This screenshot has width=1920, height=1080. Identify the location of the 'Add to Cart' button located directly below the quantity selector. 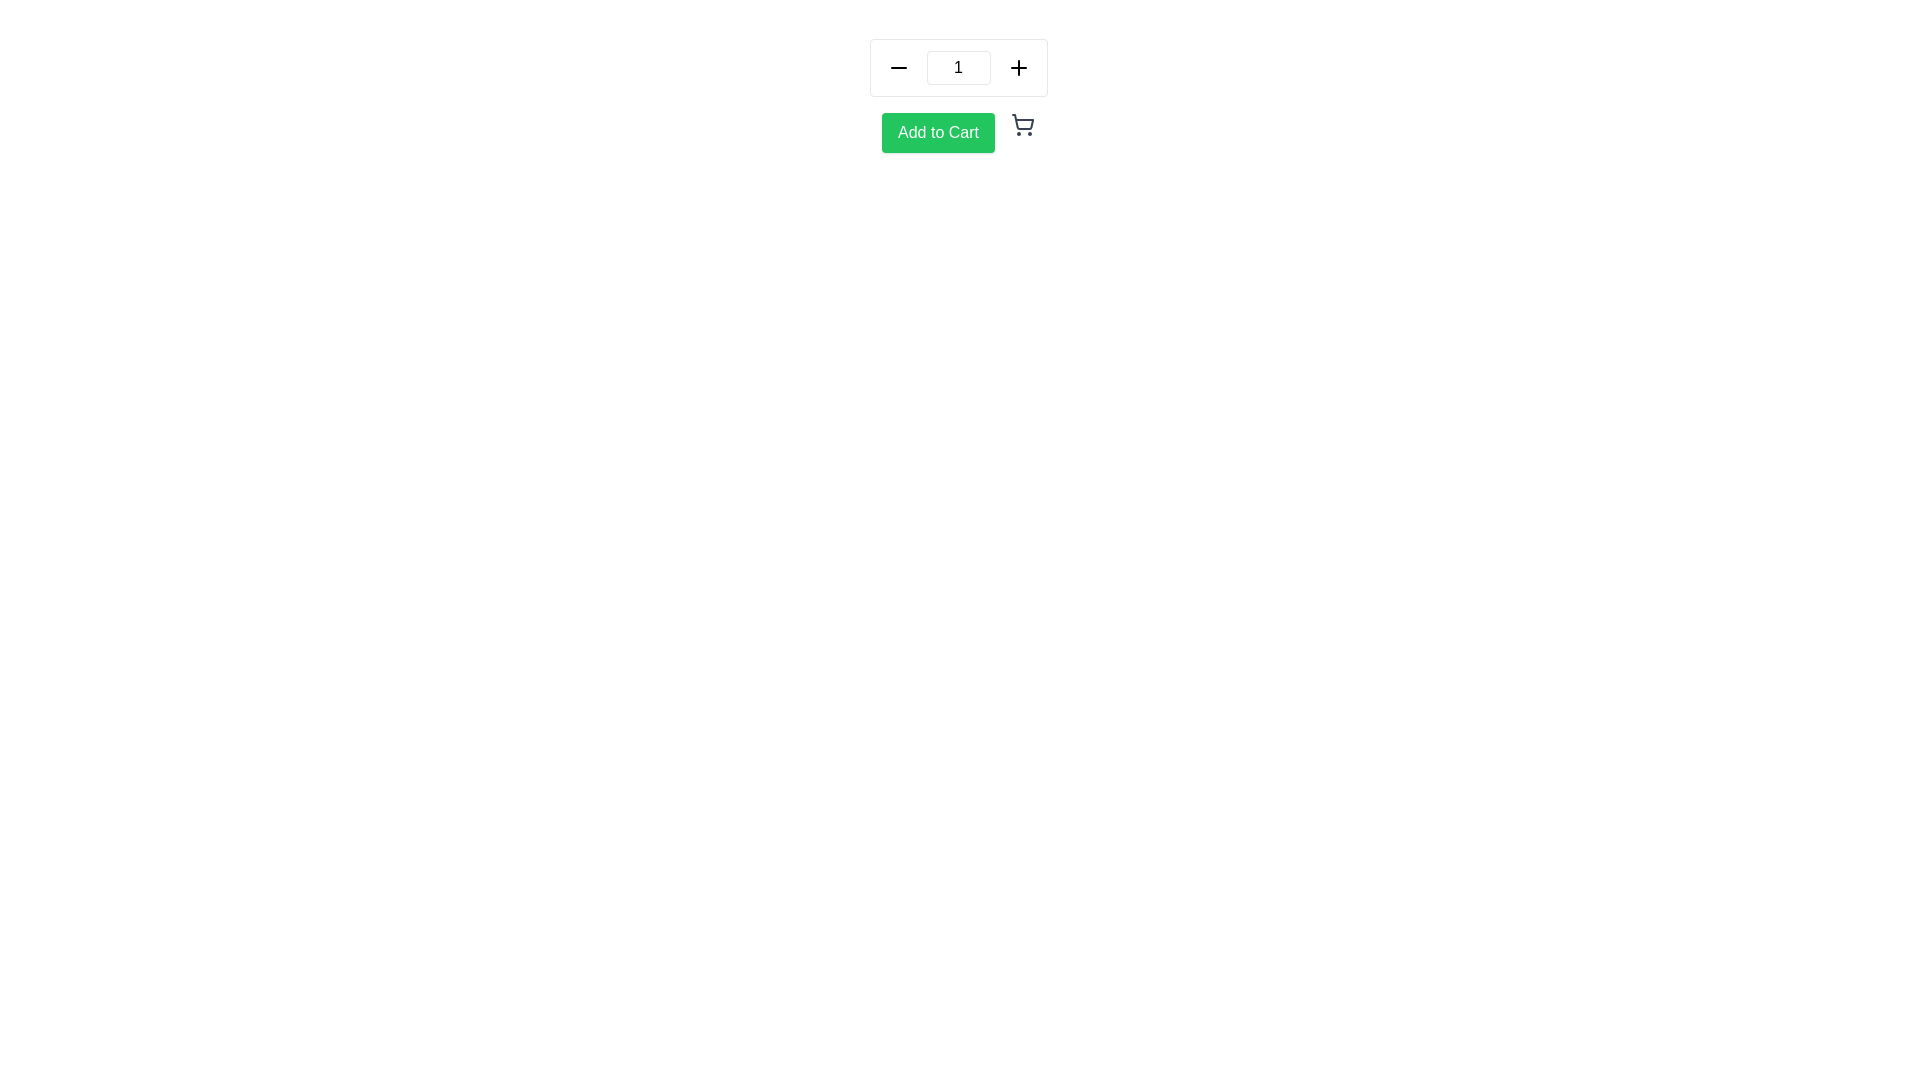
(957, 132).